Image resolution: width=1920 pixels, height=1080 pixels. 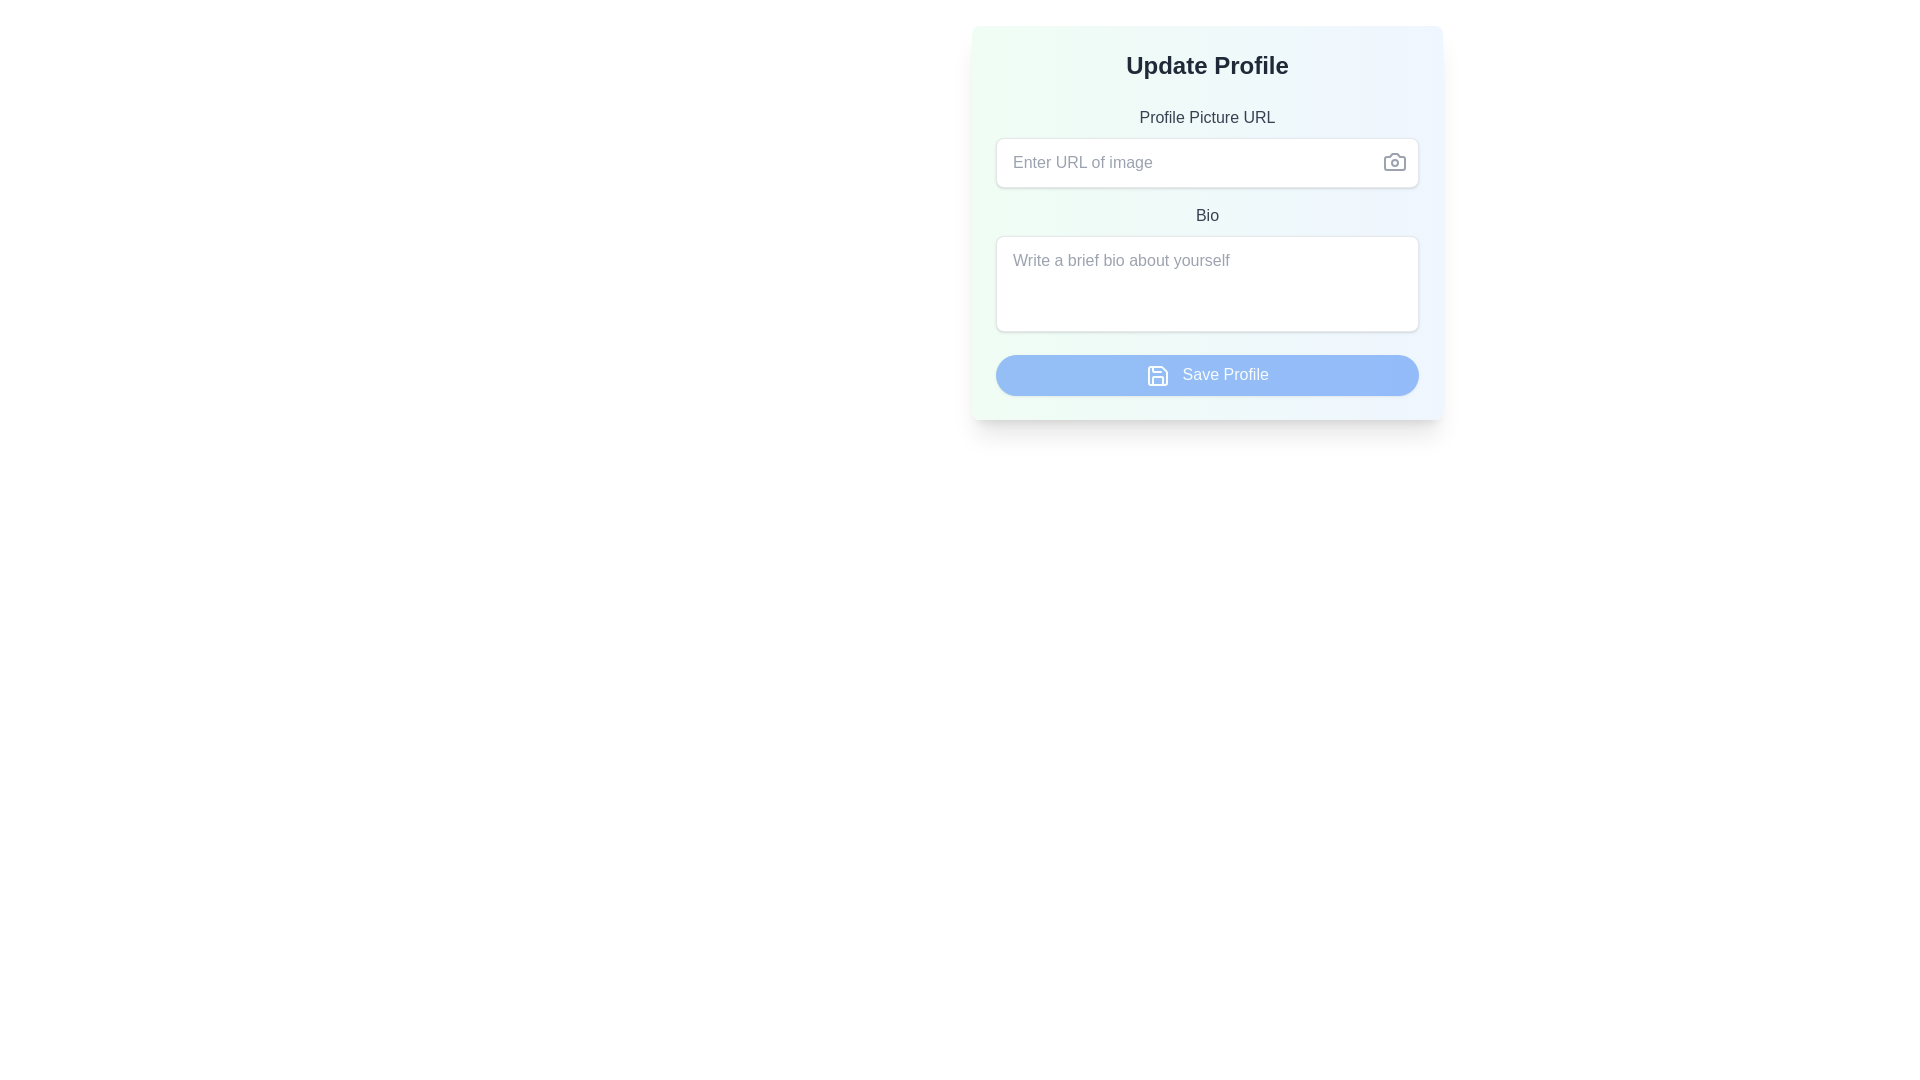 I want to click on the camera icon located at the top-right corner of the 'Profile Picture URL' input field, so click(x=1394, y=161).